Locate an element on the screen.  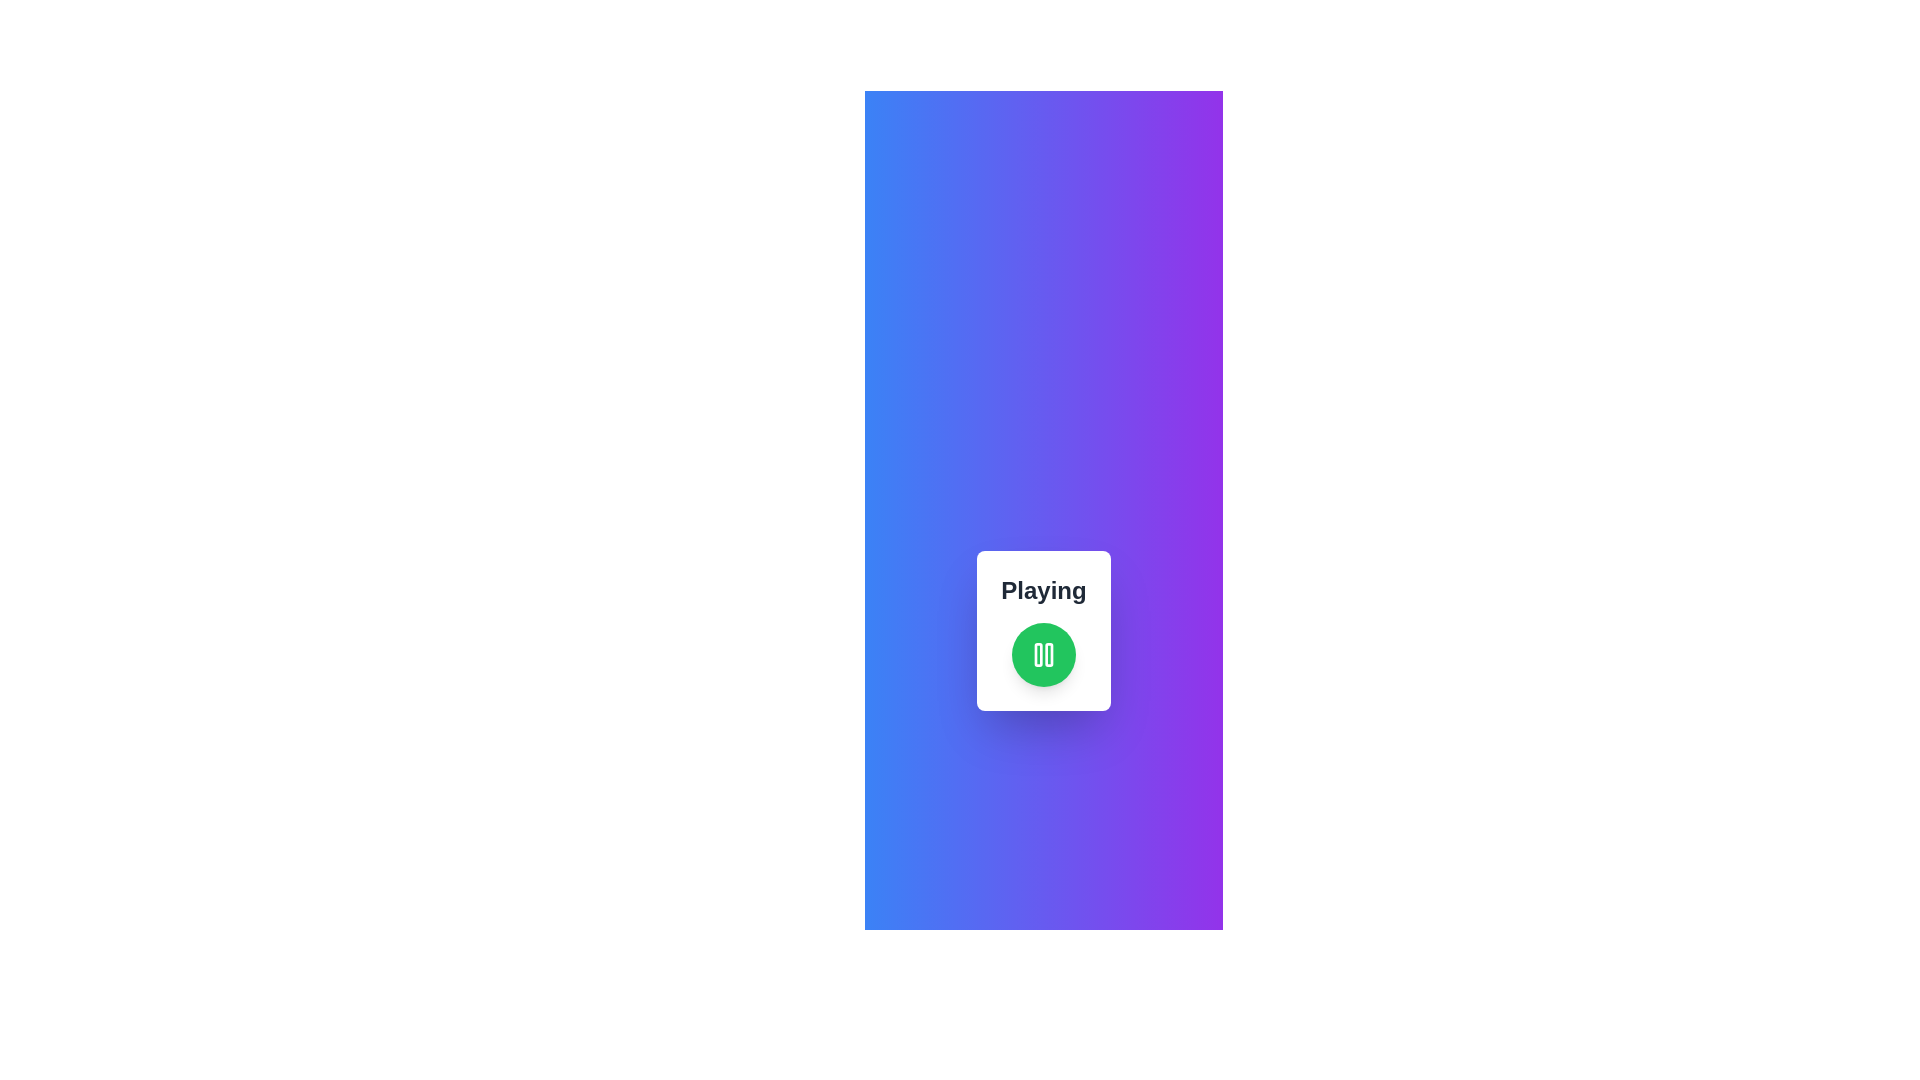
the left vertical bar of the 'pause' icon, which is part of the pause button functionality is located at coordinates (1037, 655).